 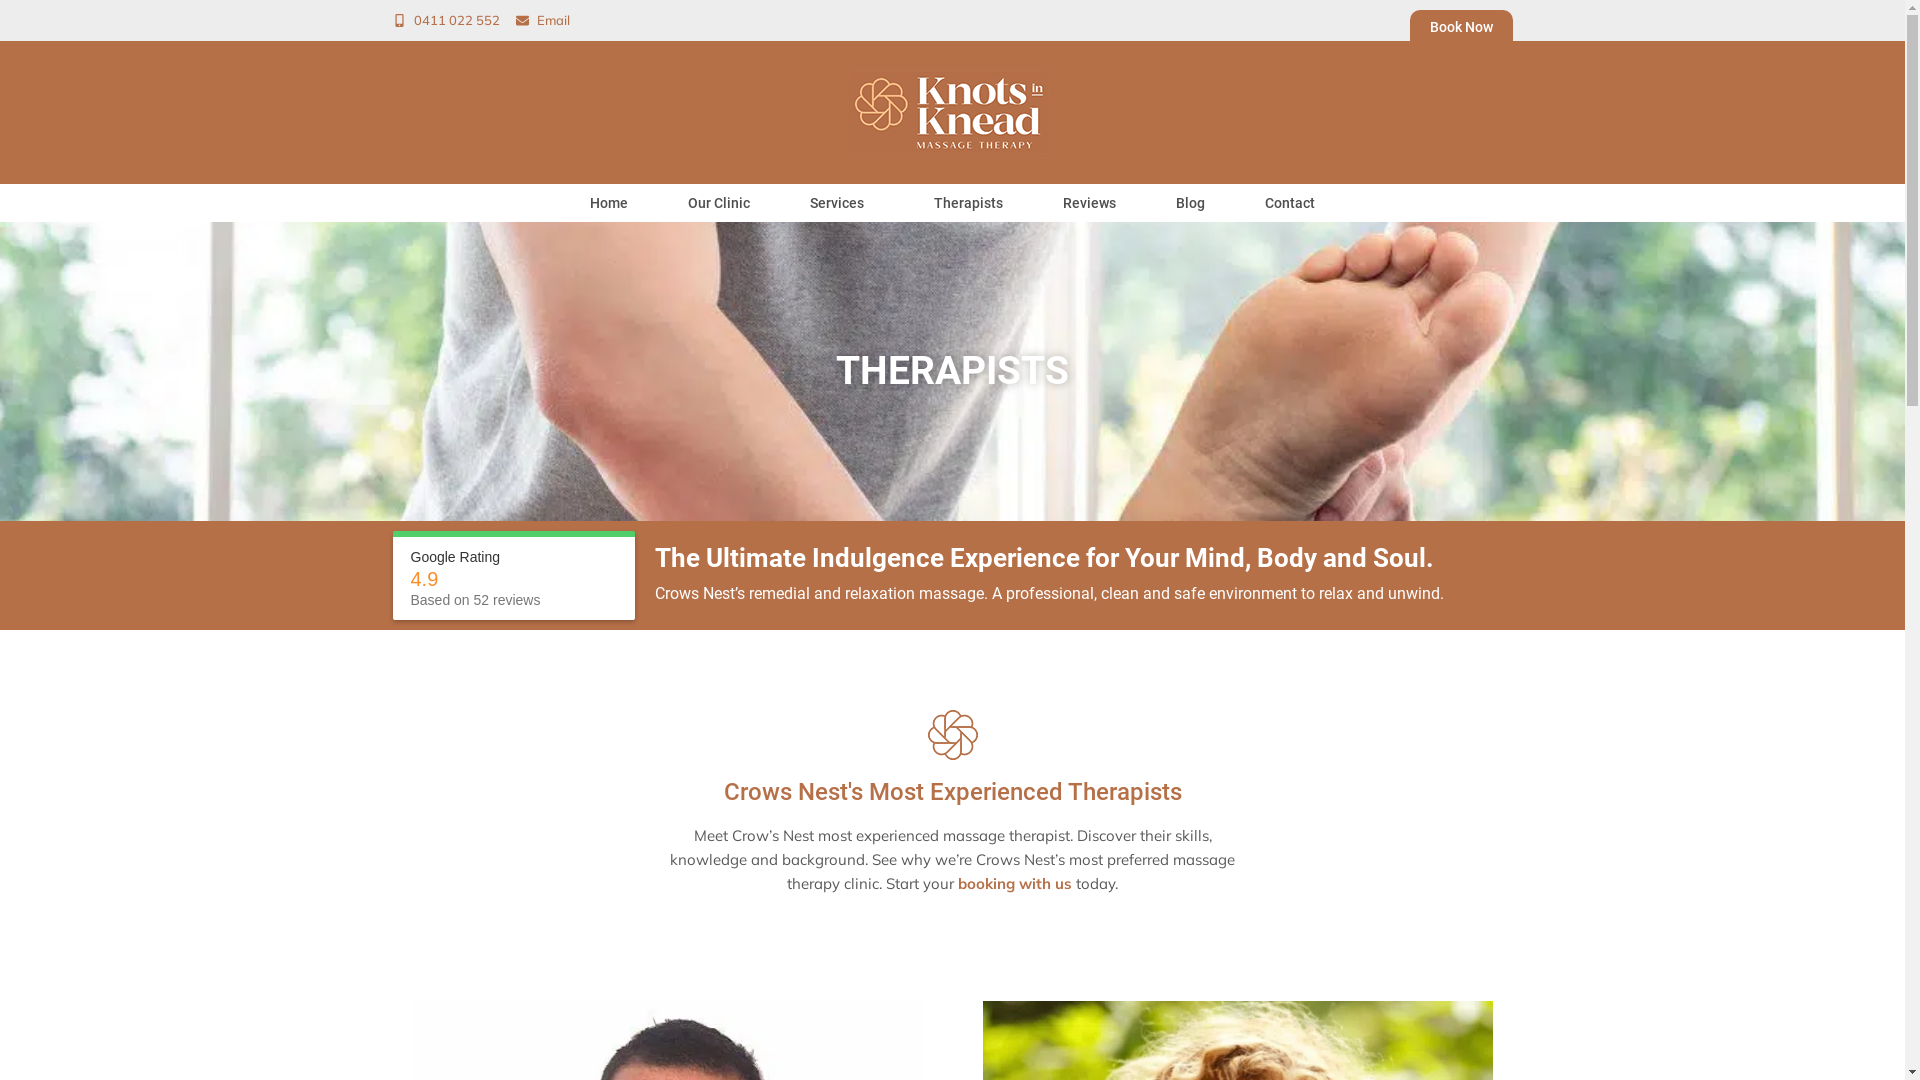 I want to click on 'Services', so click(x=778, y=203).